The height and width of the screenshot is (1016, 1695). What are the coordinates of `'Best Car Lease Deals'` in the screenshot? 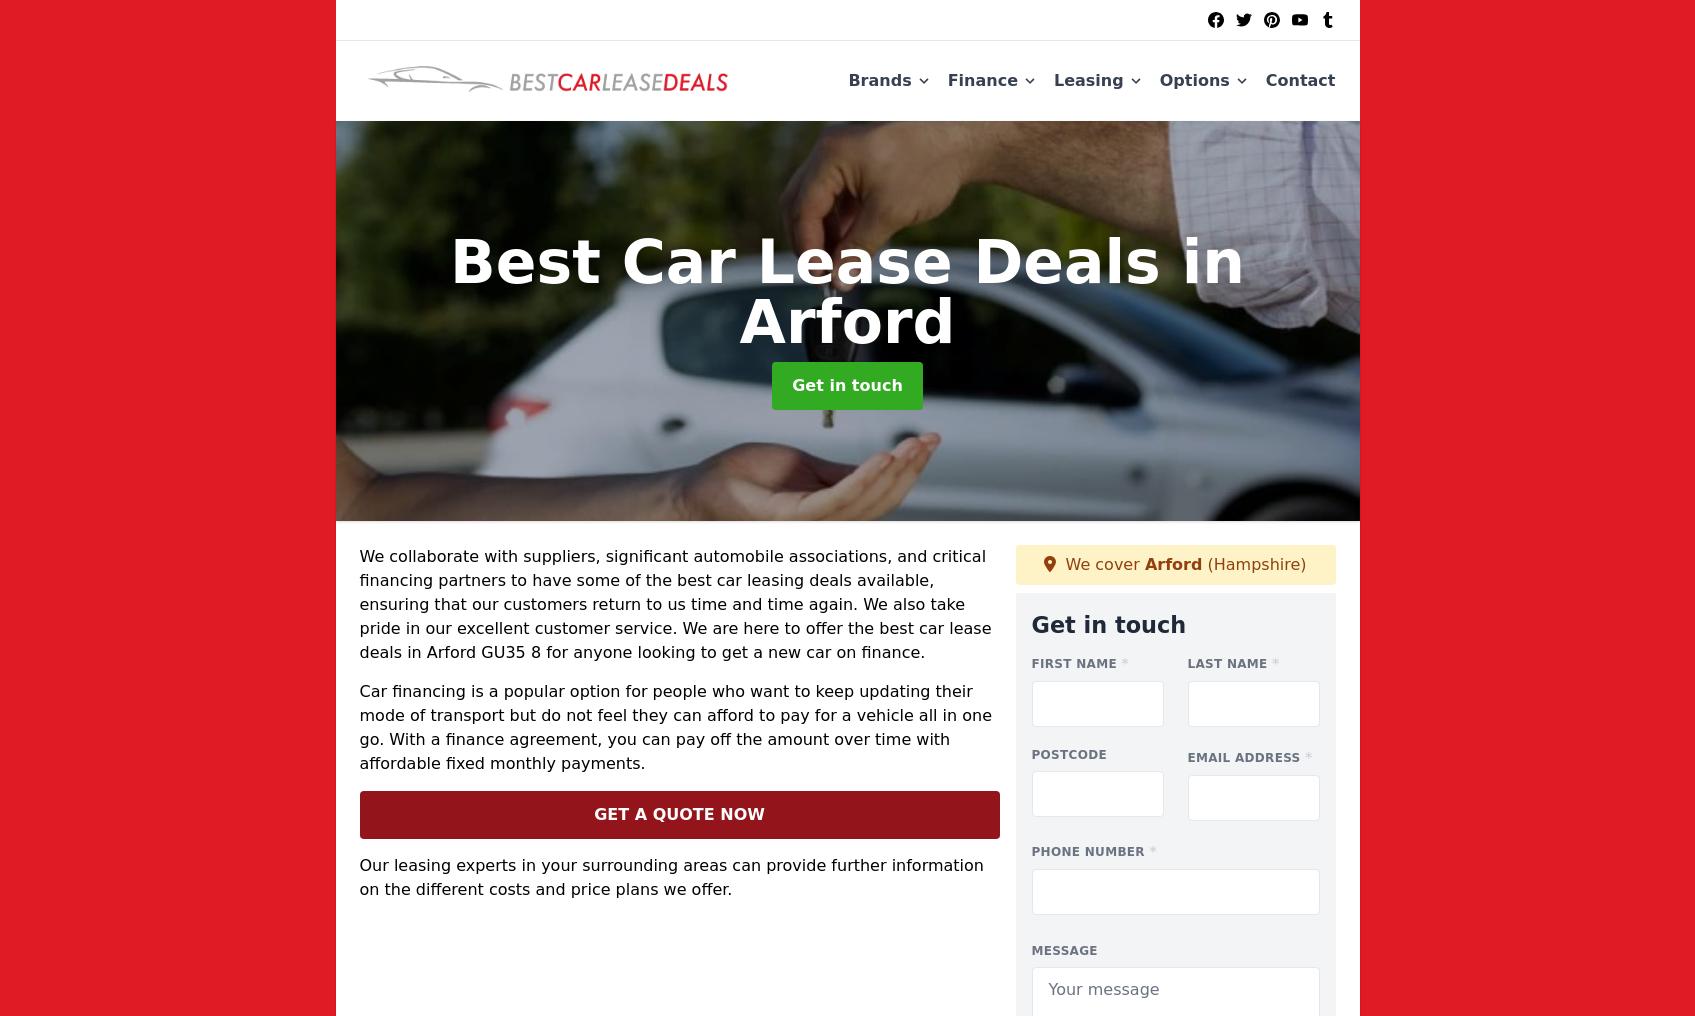 It's located at (450, 260).